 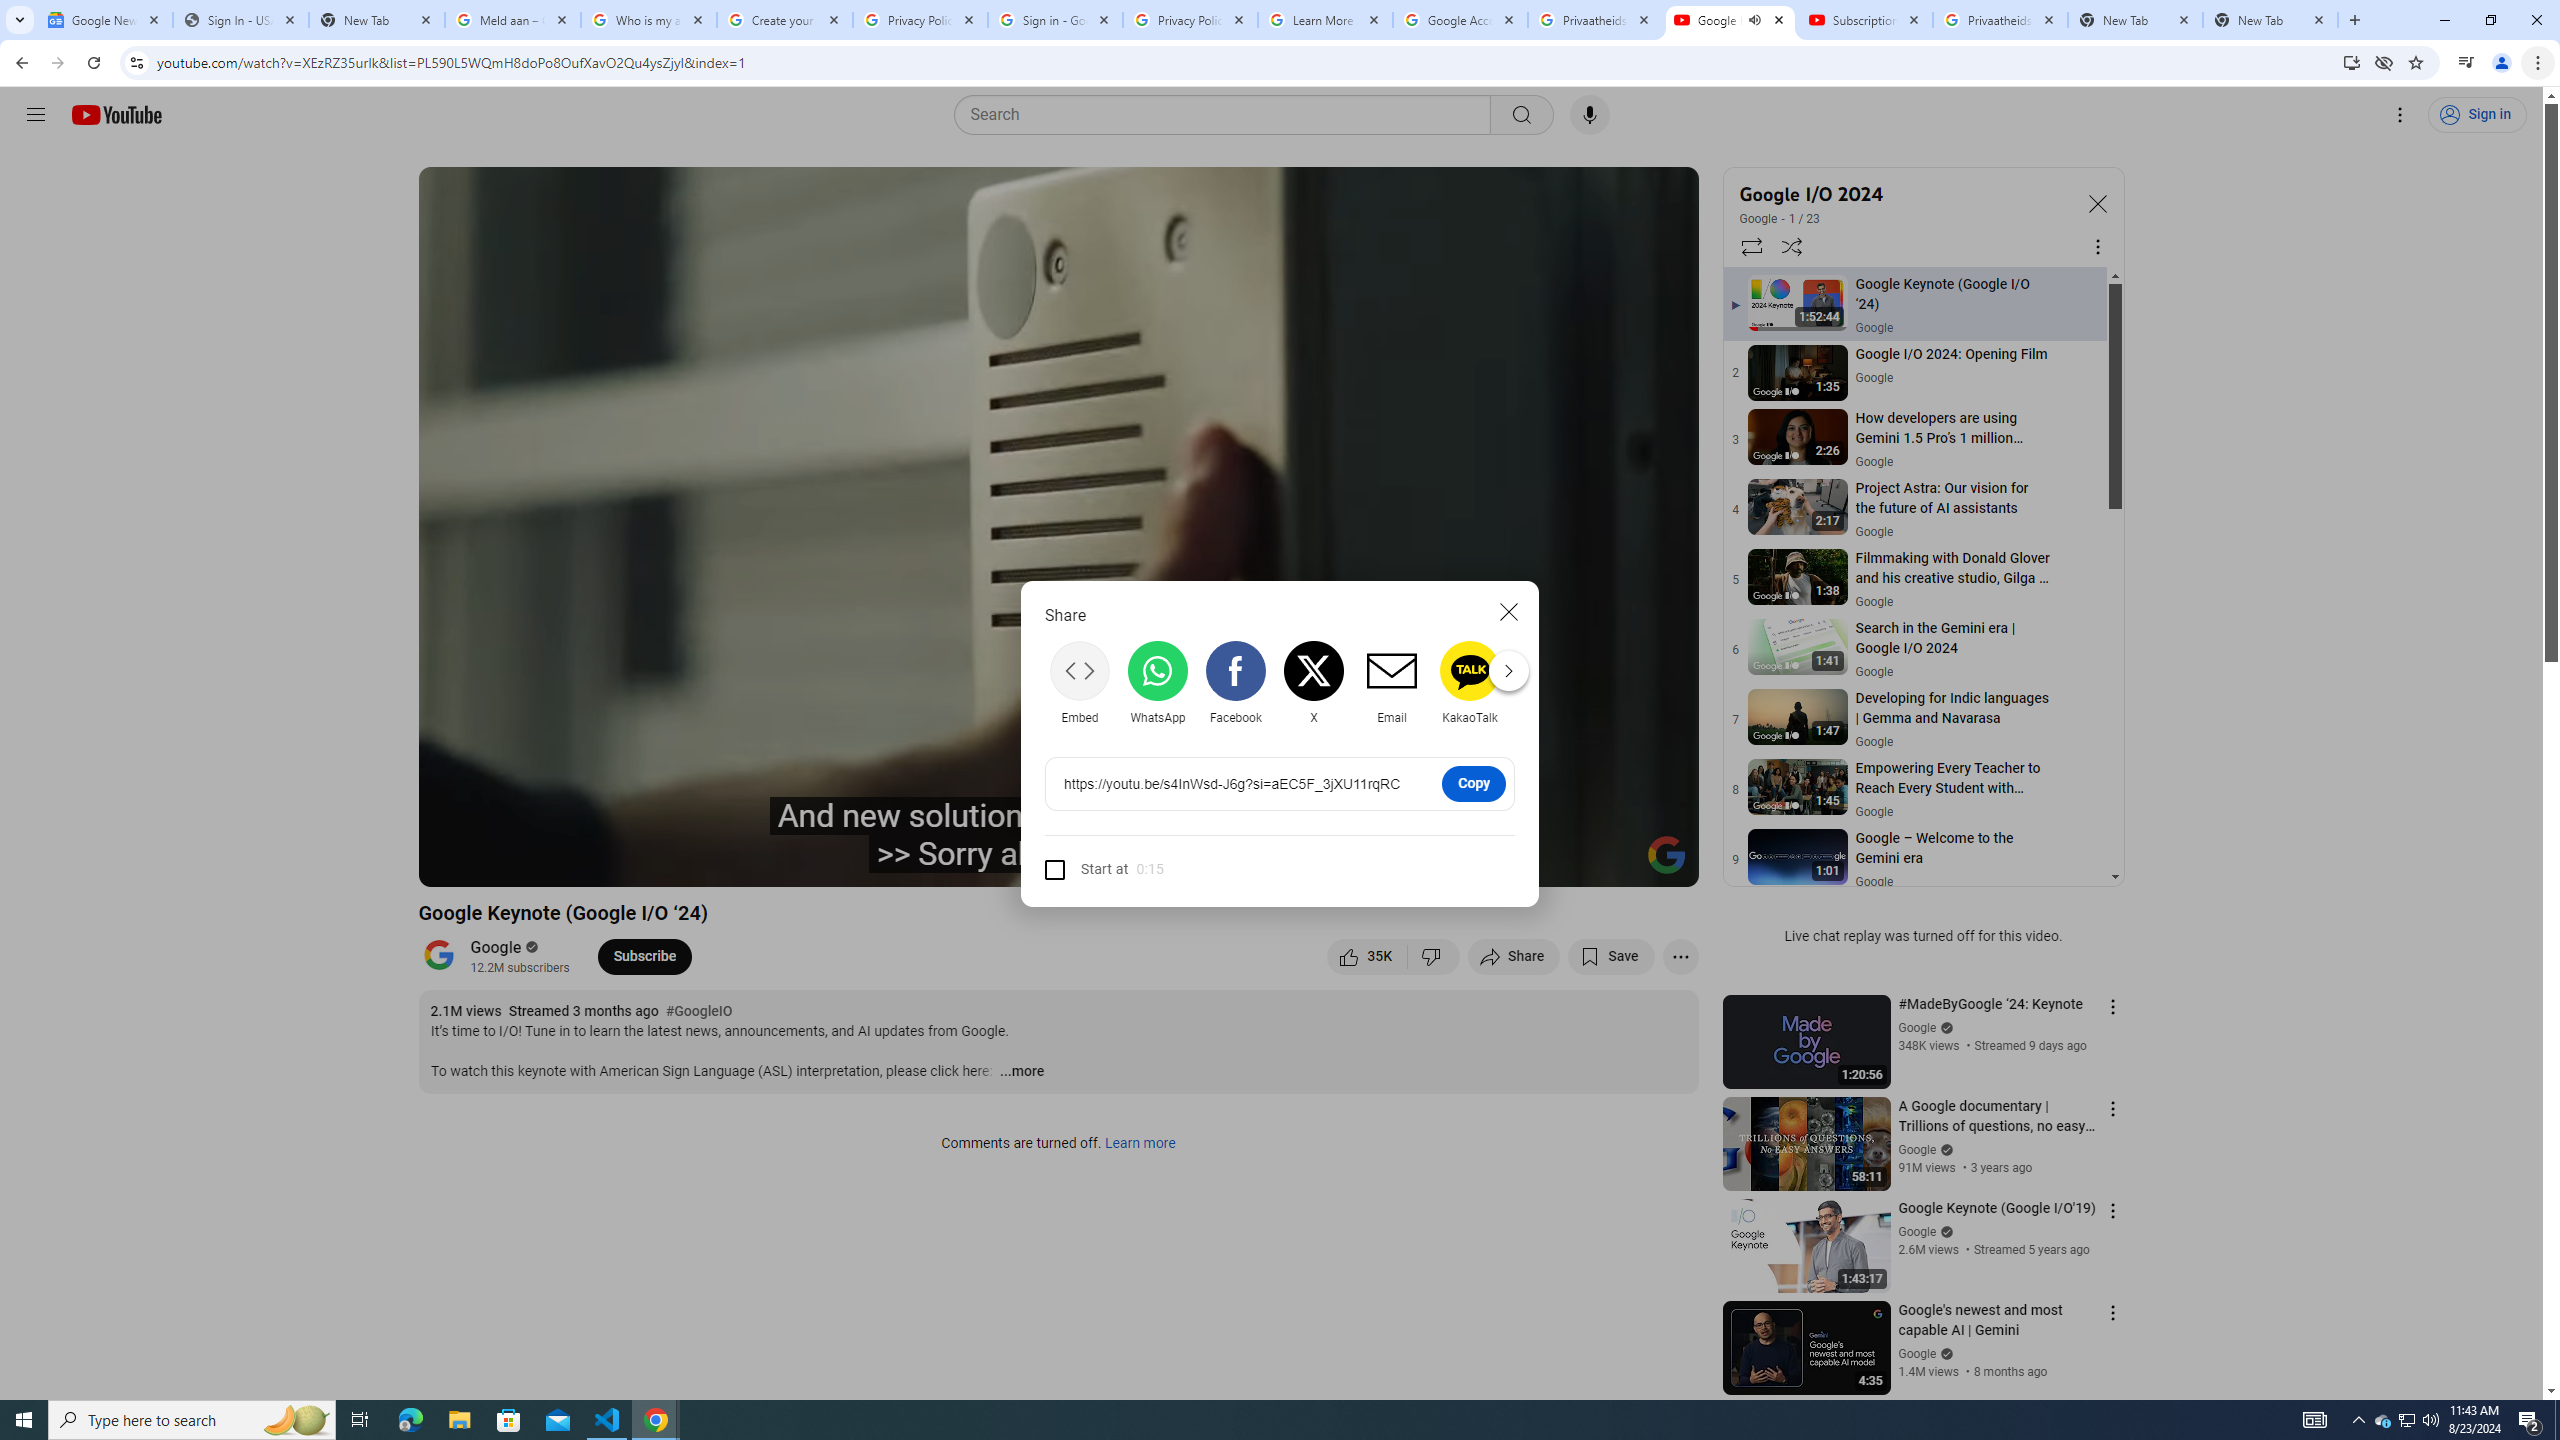 I want to click on 'Facebook', so click(x=1235, y=681).